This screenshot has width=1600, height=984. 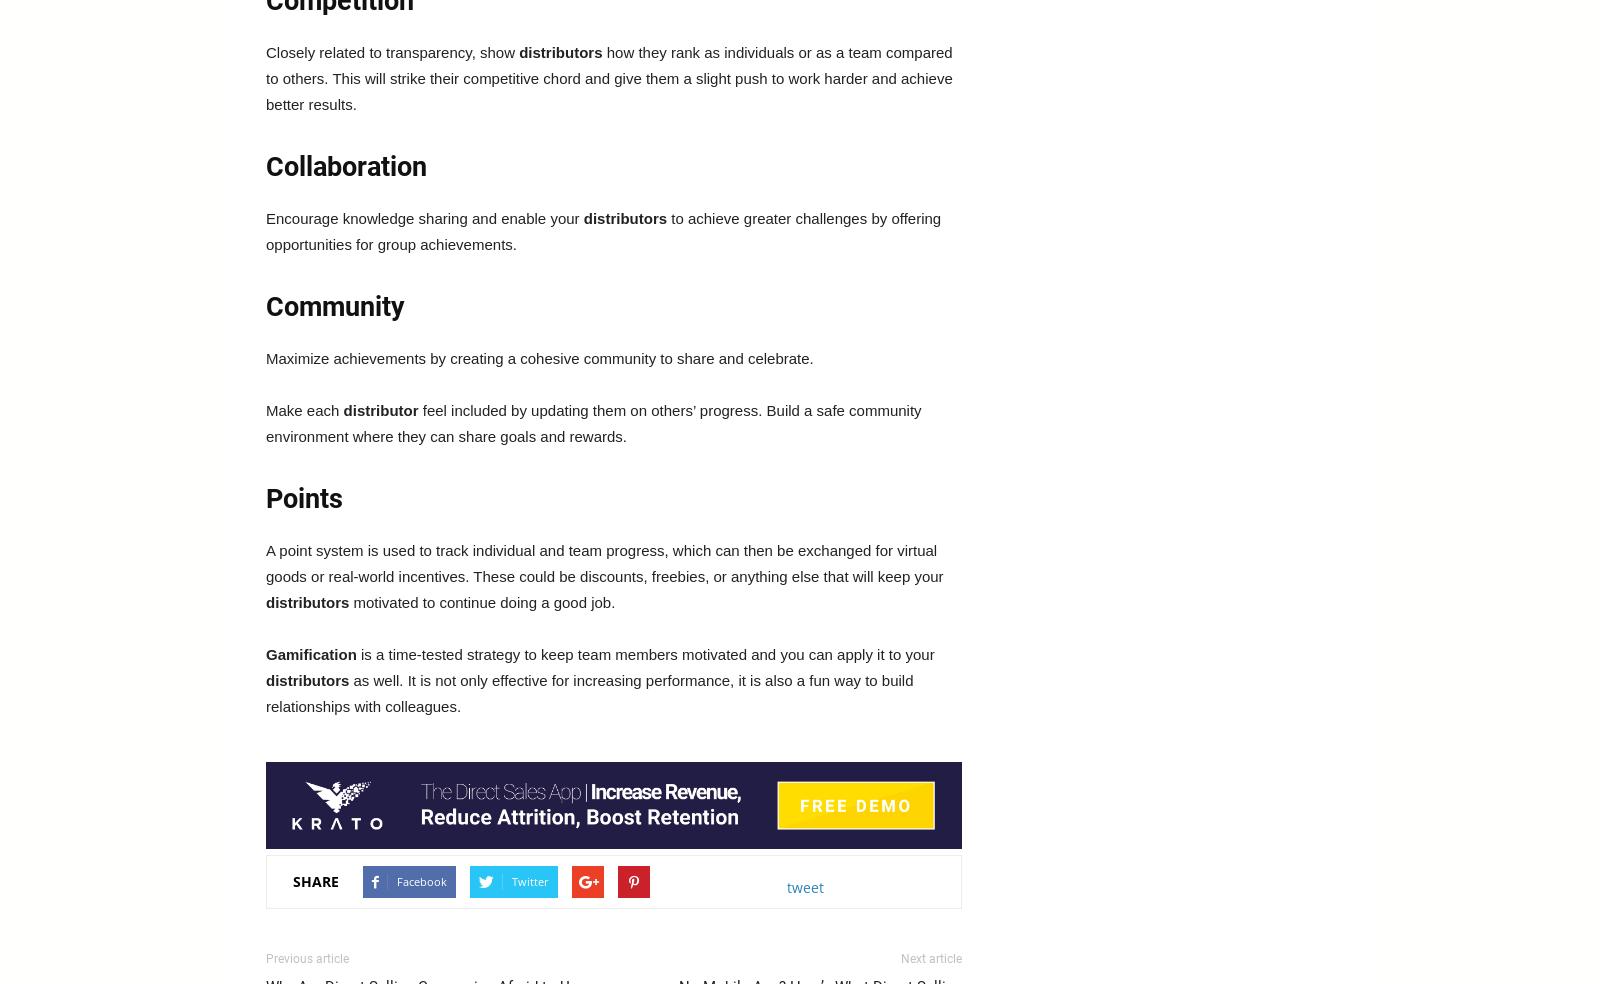 What do you see at coordinates (304, 497) in the screenshot?
I see `'Points'` at bounding box center [304, 497].